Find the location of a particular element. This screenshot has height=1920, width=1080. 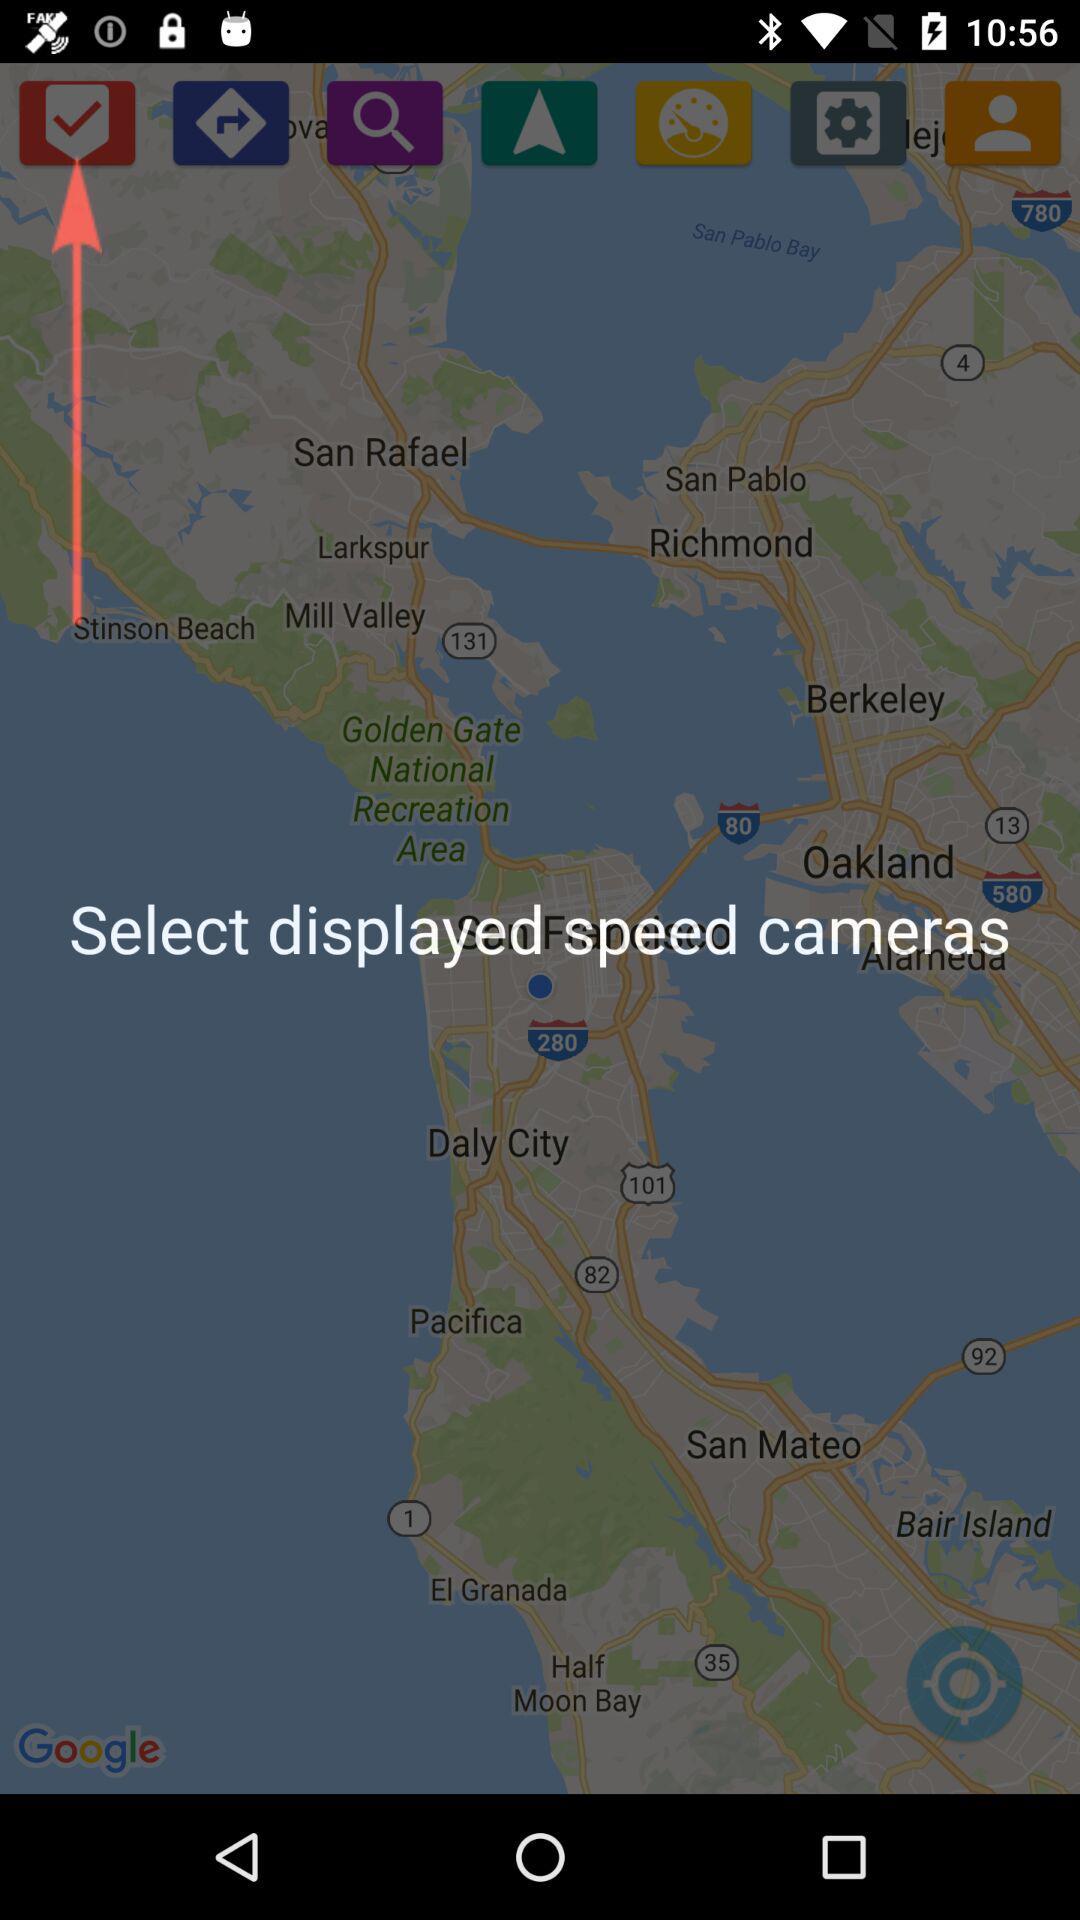

the item above the select displayed speed icon is located at coordinates (384, 121).